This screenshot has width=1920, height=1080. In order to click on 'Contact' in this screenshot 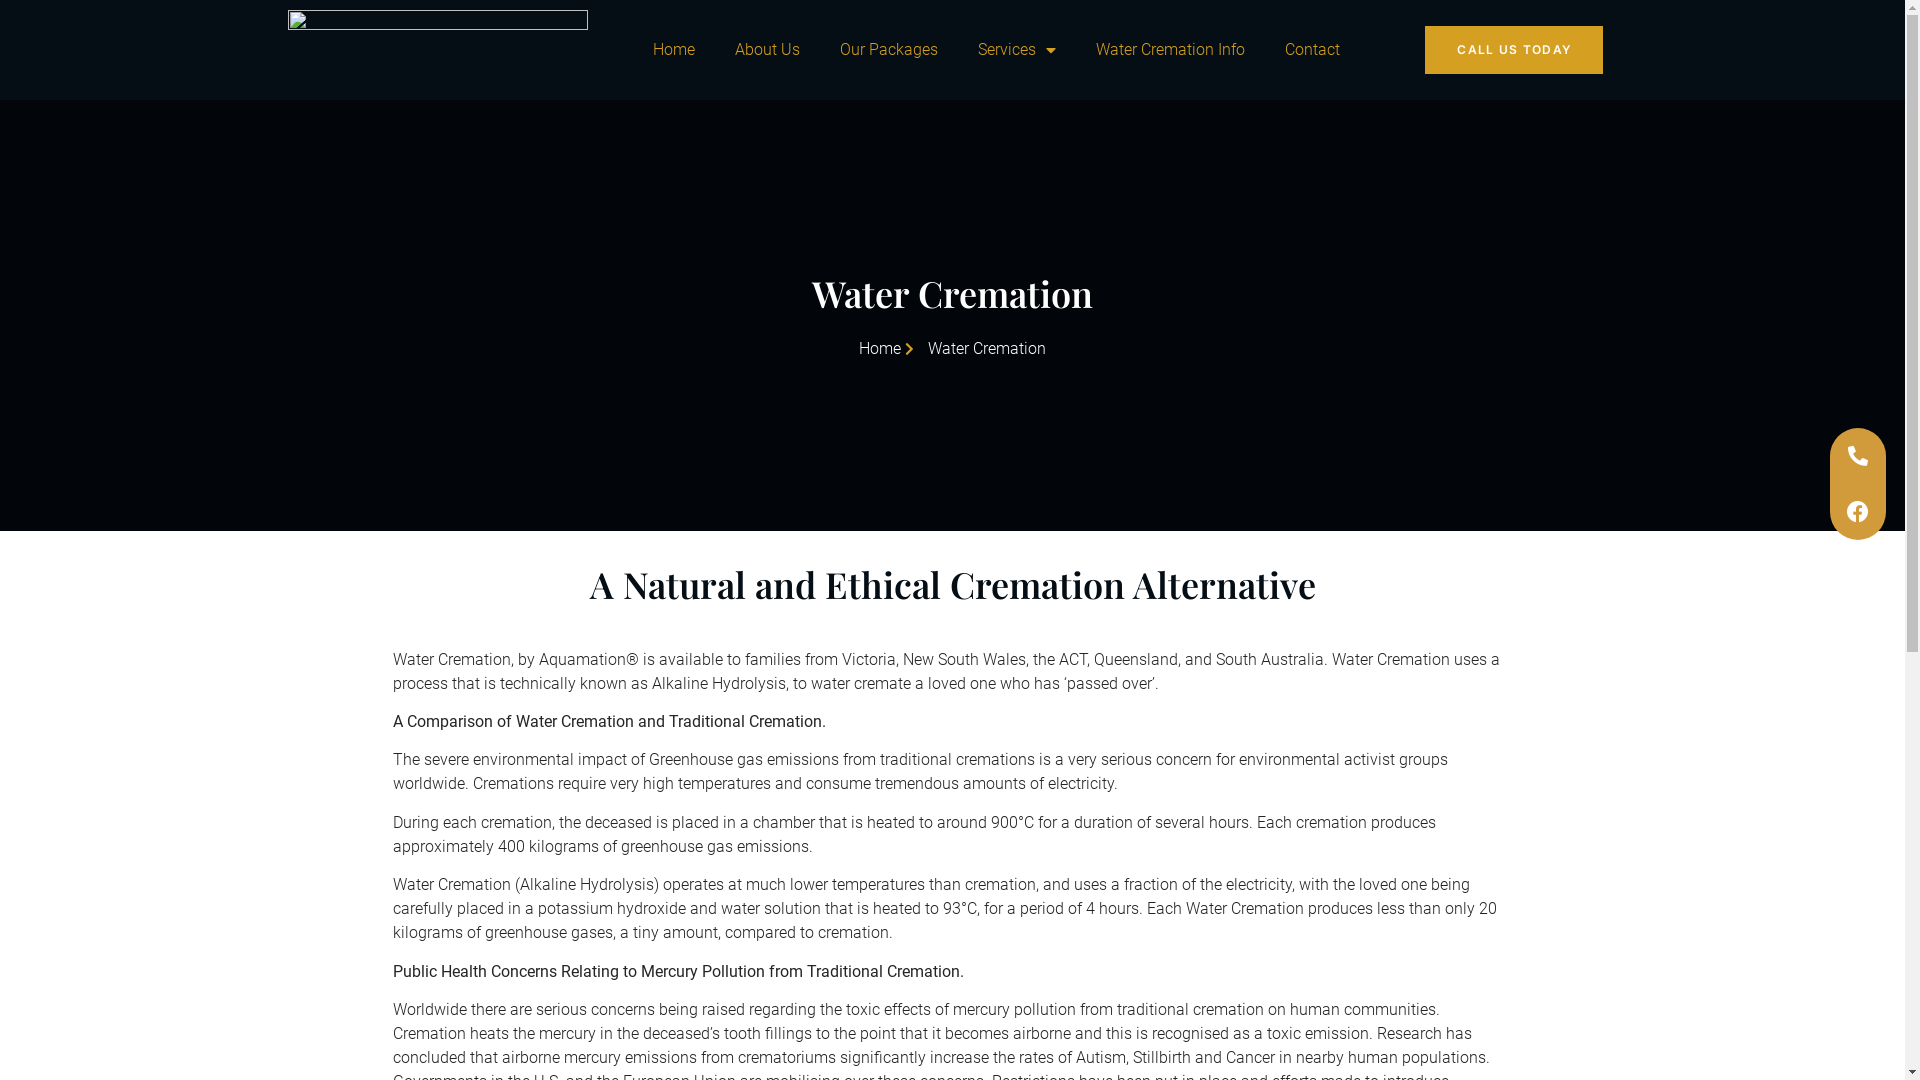, I will do `click(1312, 49)`.